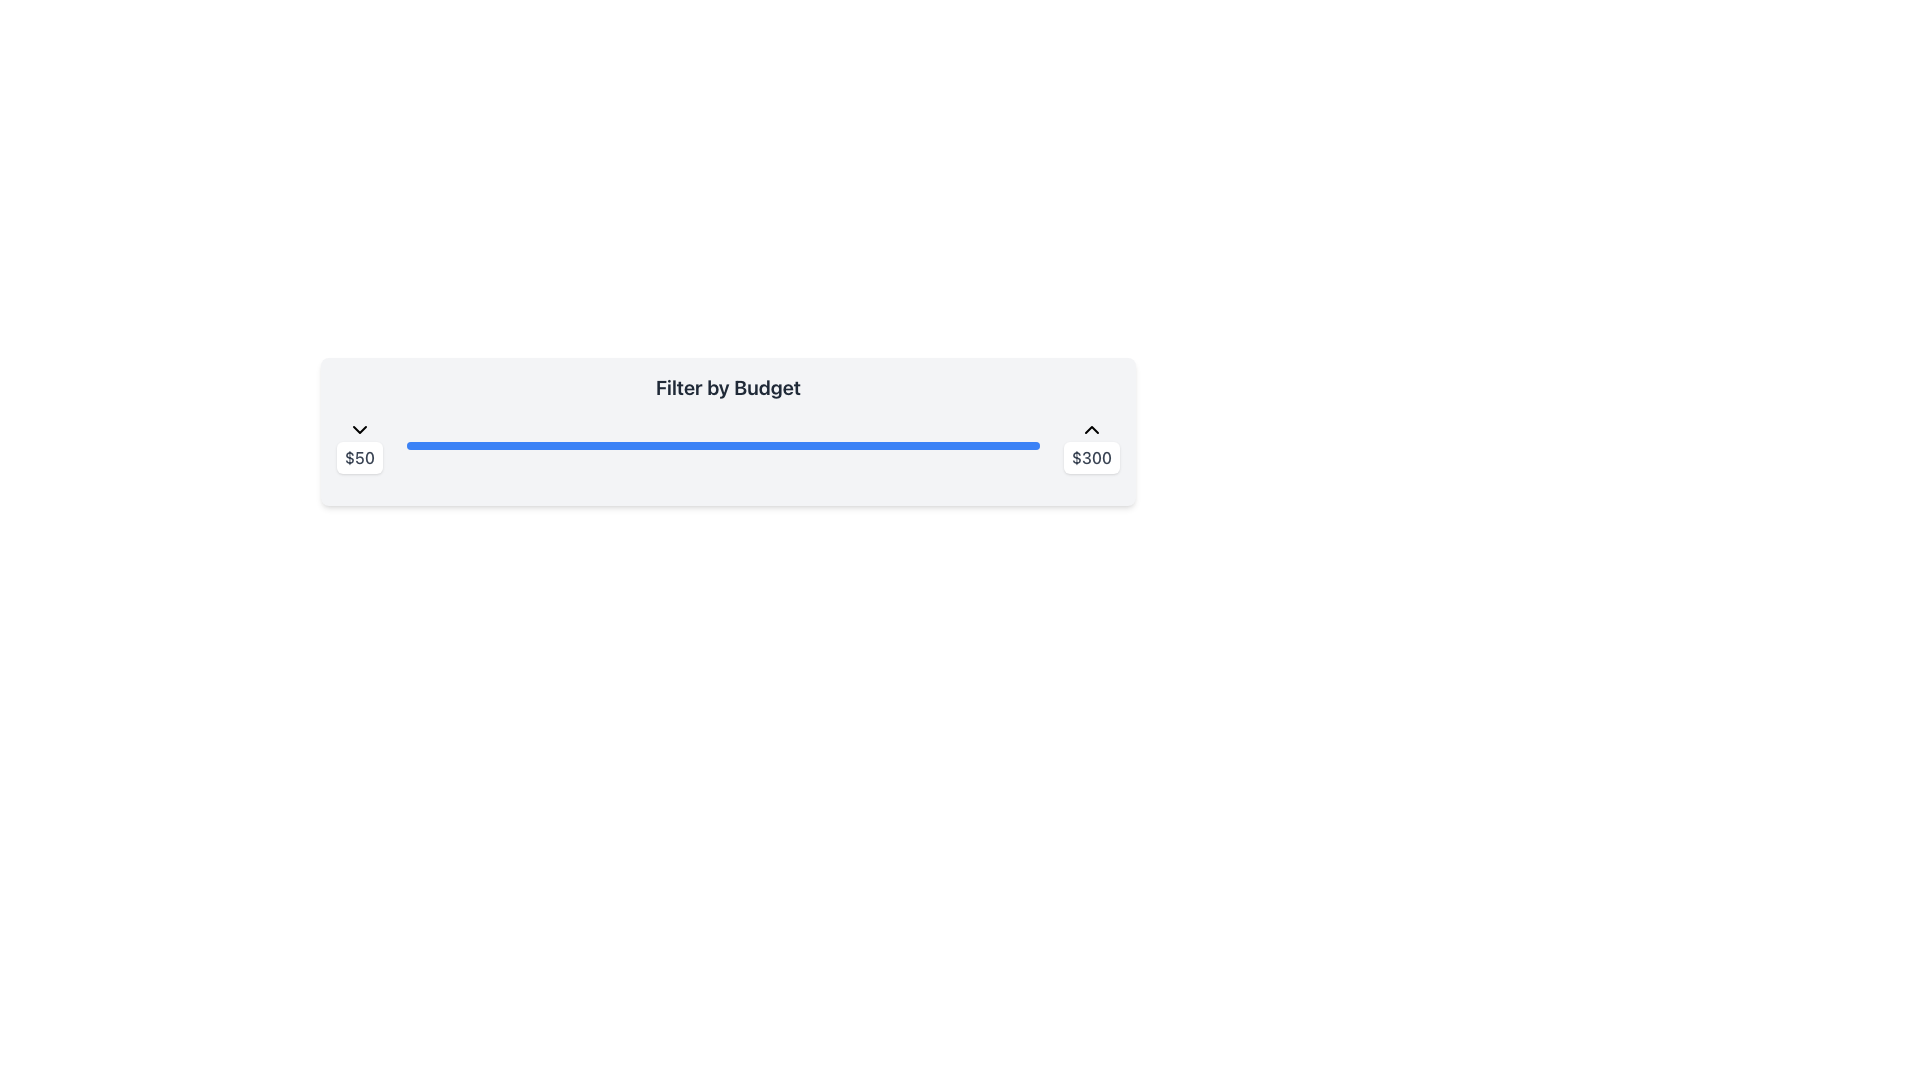 This screenshot has height=1080, width=1920. I want to click on the budget filter, so click(441, 445).